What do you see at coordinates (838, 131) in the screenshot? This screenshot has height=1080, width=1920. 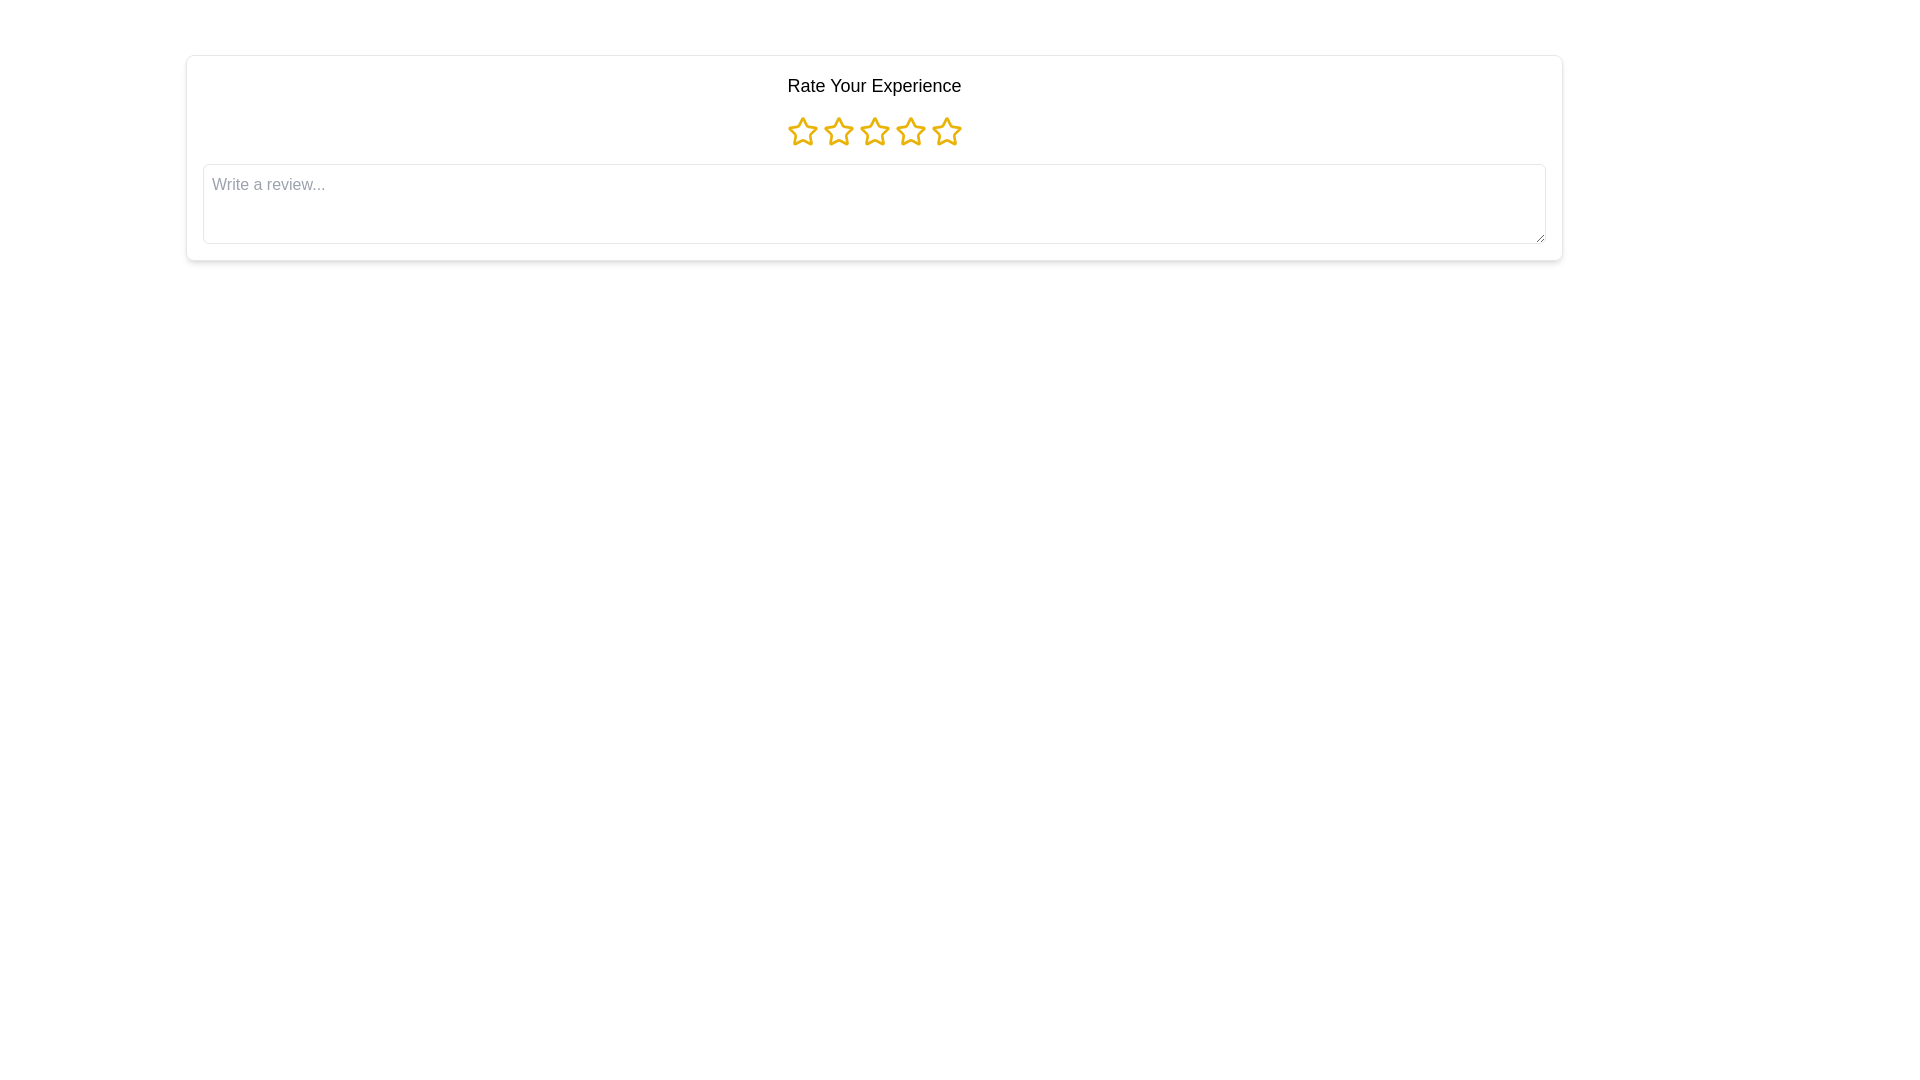 I see `the second star rating button in the 1-5 rating system, located below the 'Rate Your Experience' label` at bounding box center [838, 131].